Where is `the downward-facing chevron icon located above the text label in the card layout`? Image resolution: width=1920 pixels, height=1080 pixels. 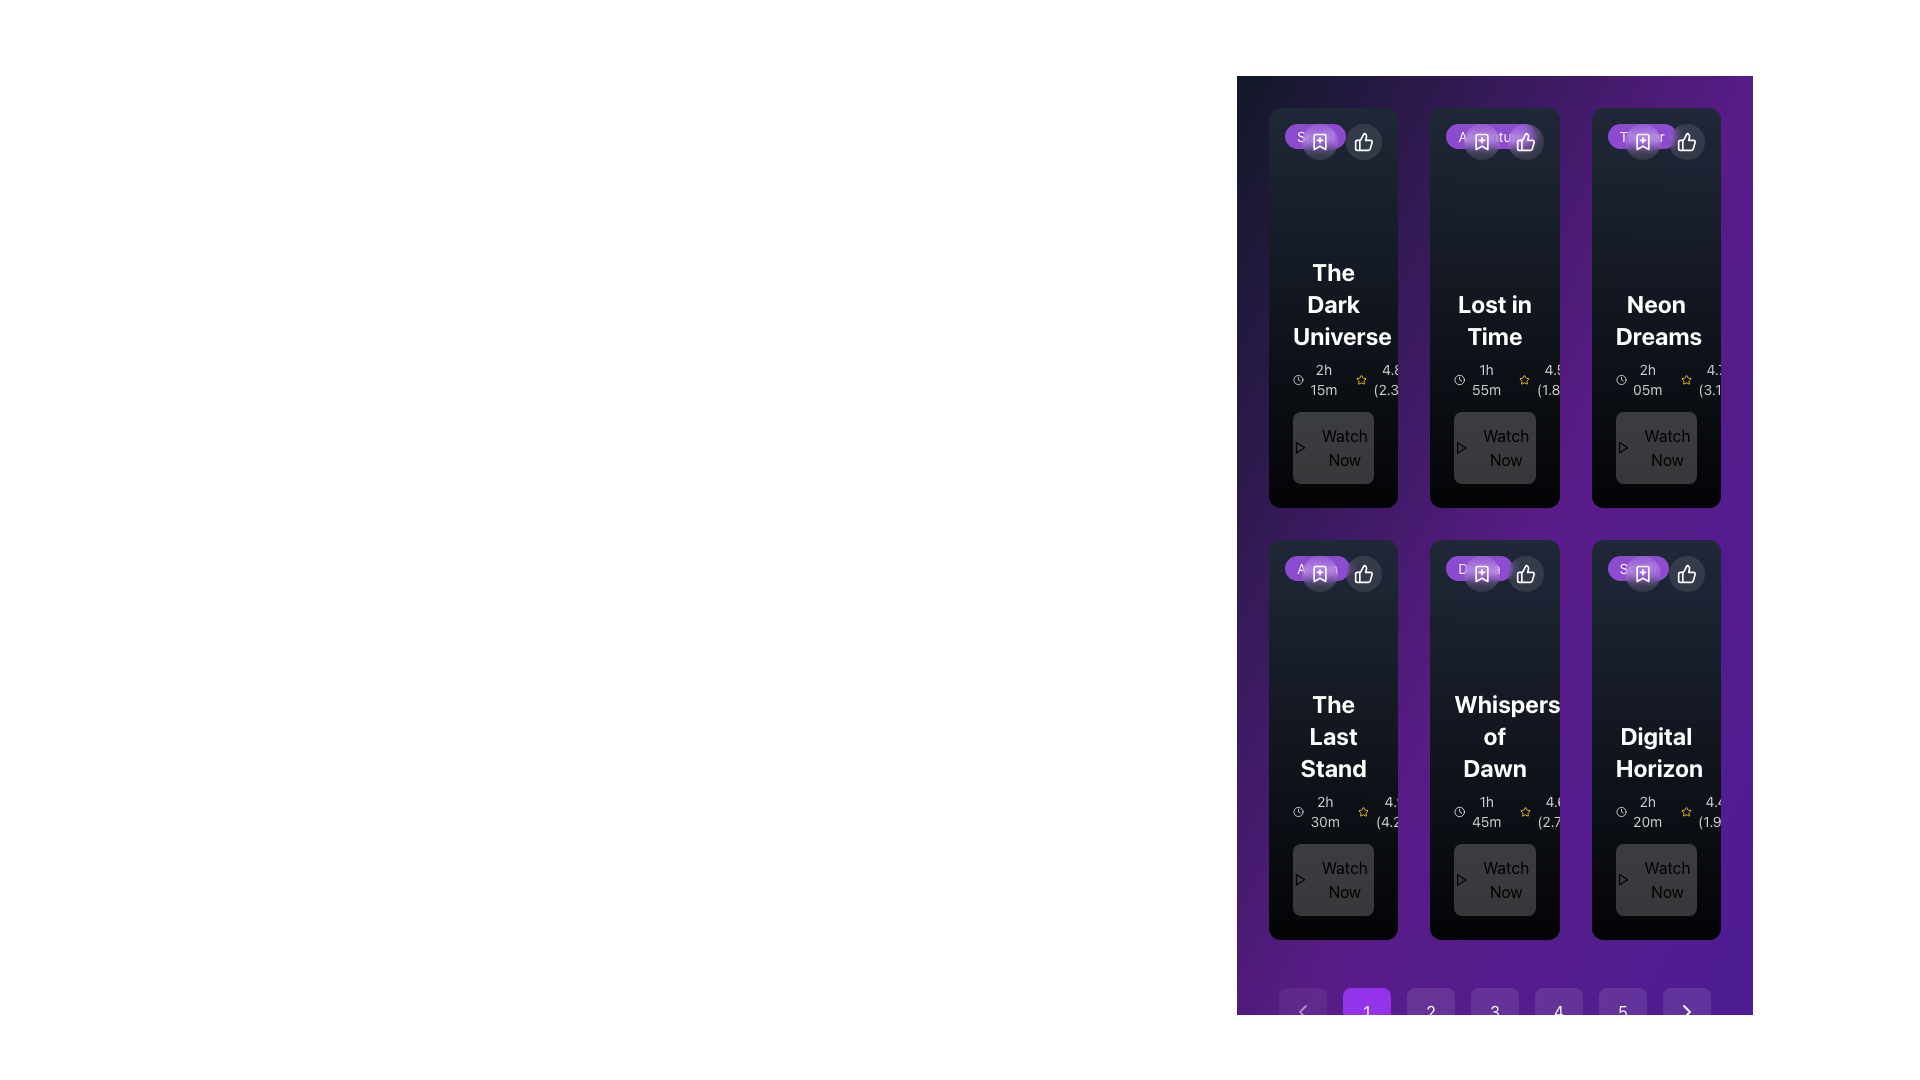
the downward-facing chevron icon located above the text label in the card layout is located at coordinates (1320, 574).